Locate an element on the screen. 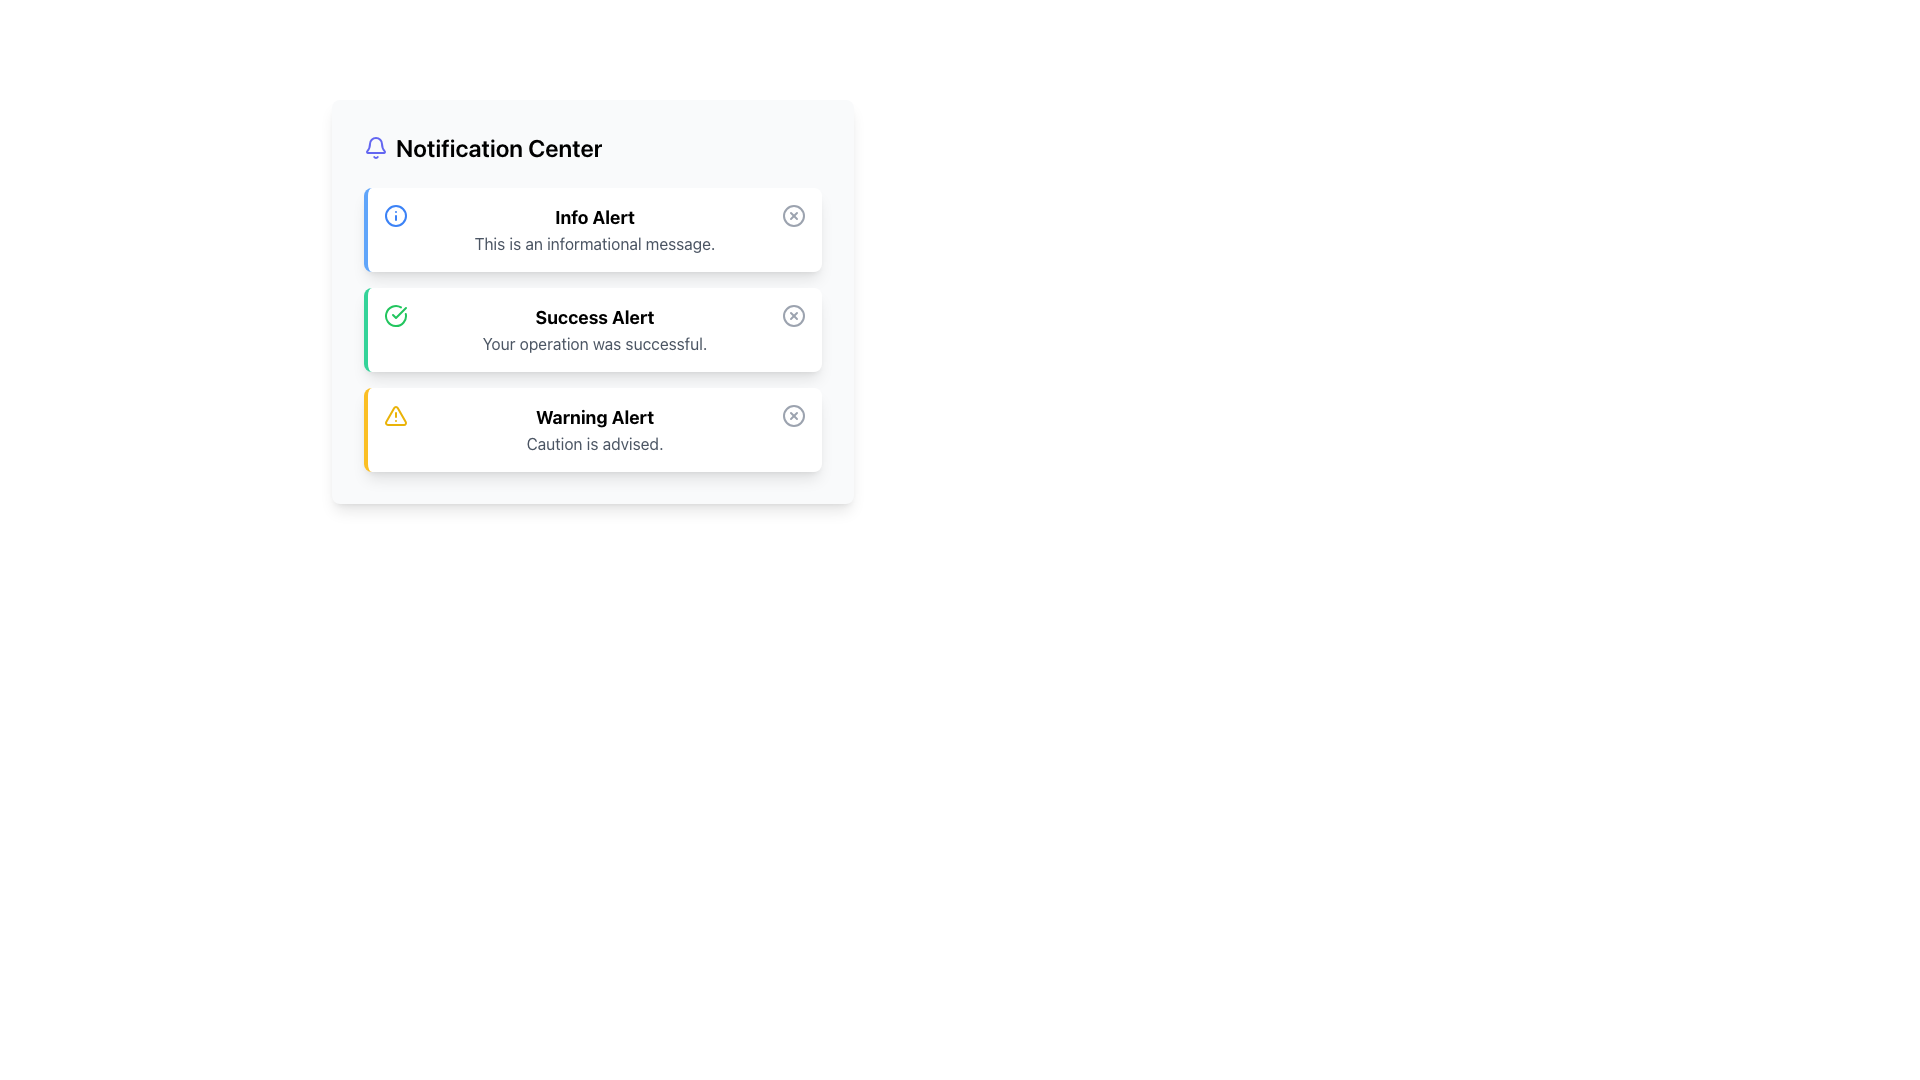  the 'Success Alert' icon located in the leftmost section of the 'Success Alert' card within the Notification Center to indicate a positive outcome is located at coordinates (399, 312).